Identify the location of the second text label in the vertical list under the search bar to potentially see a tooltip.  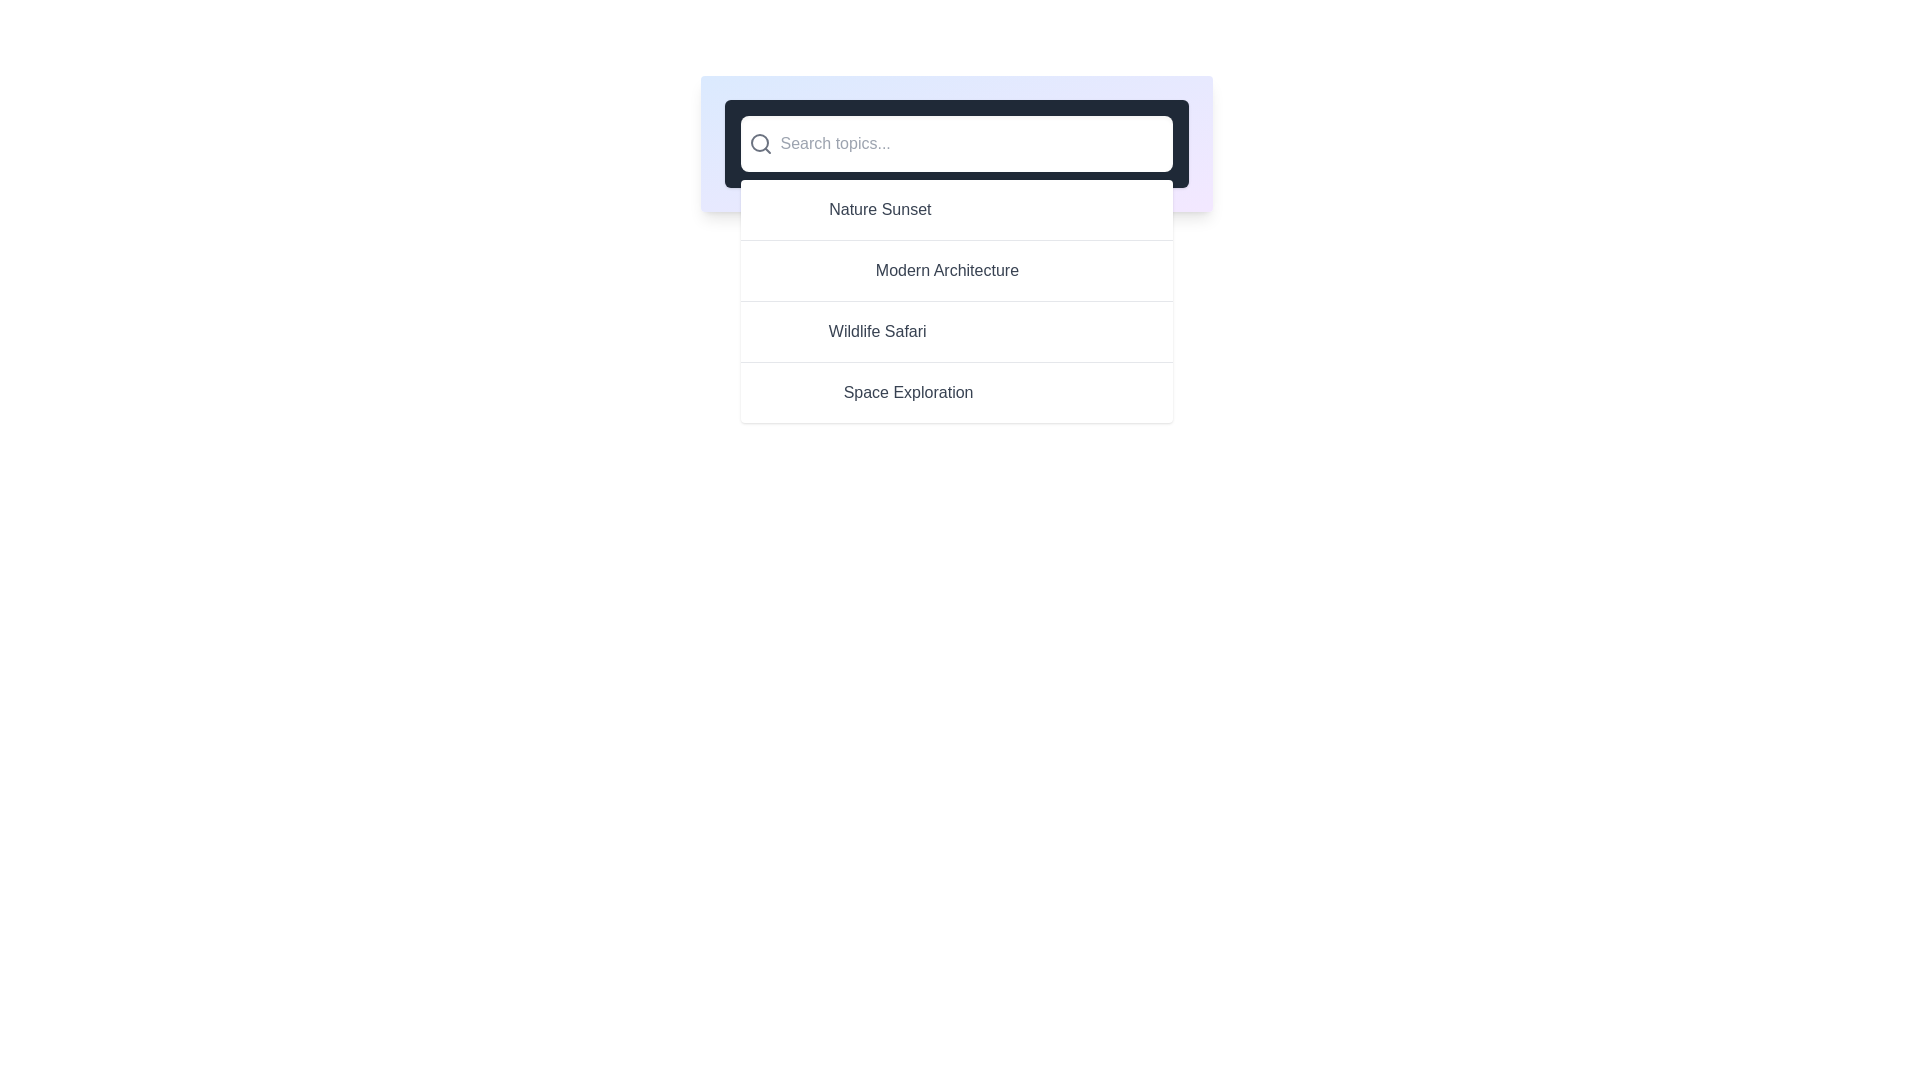
(946, 270).